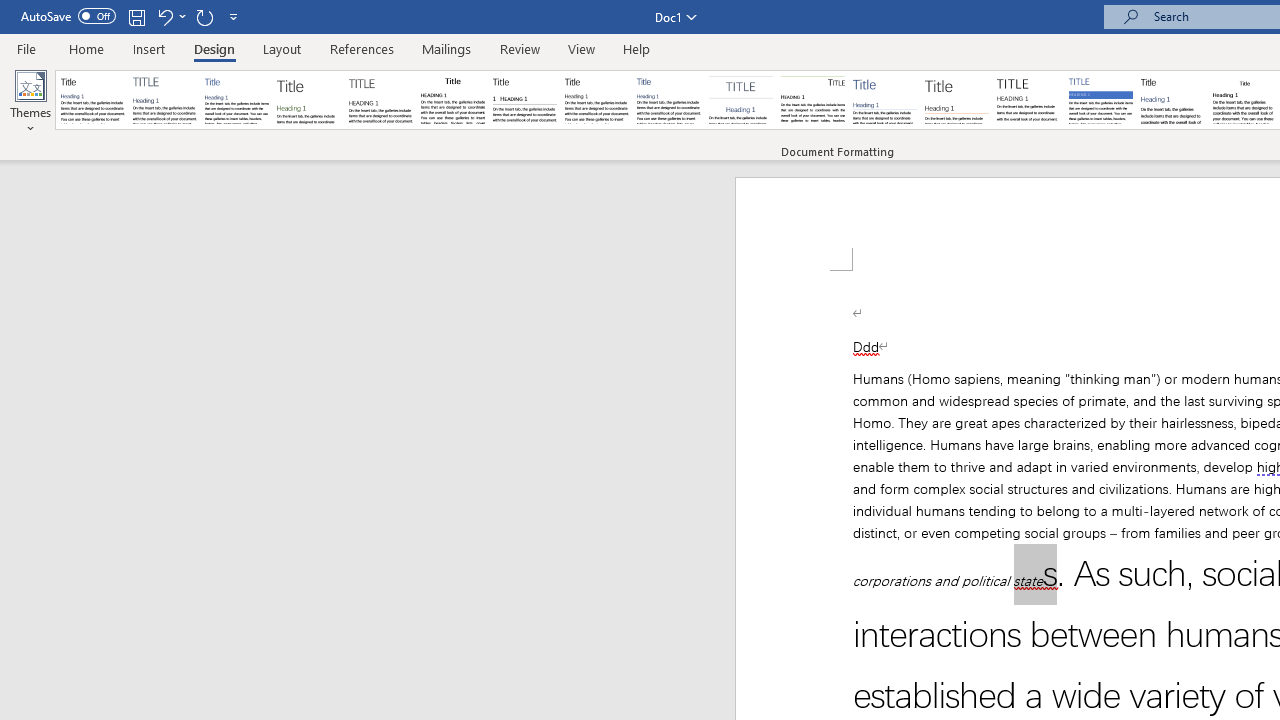  What do you see at coordinates (68, 16) in the screenshot?
I see `'AutoSave'` at bounding box center [68, 16].